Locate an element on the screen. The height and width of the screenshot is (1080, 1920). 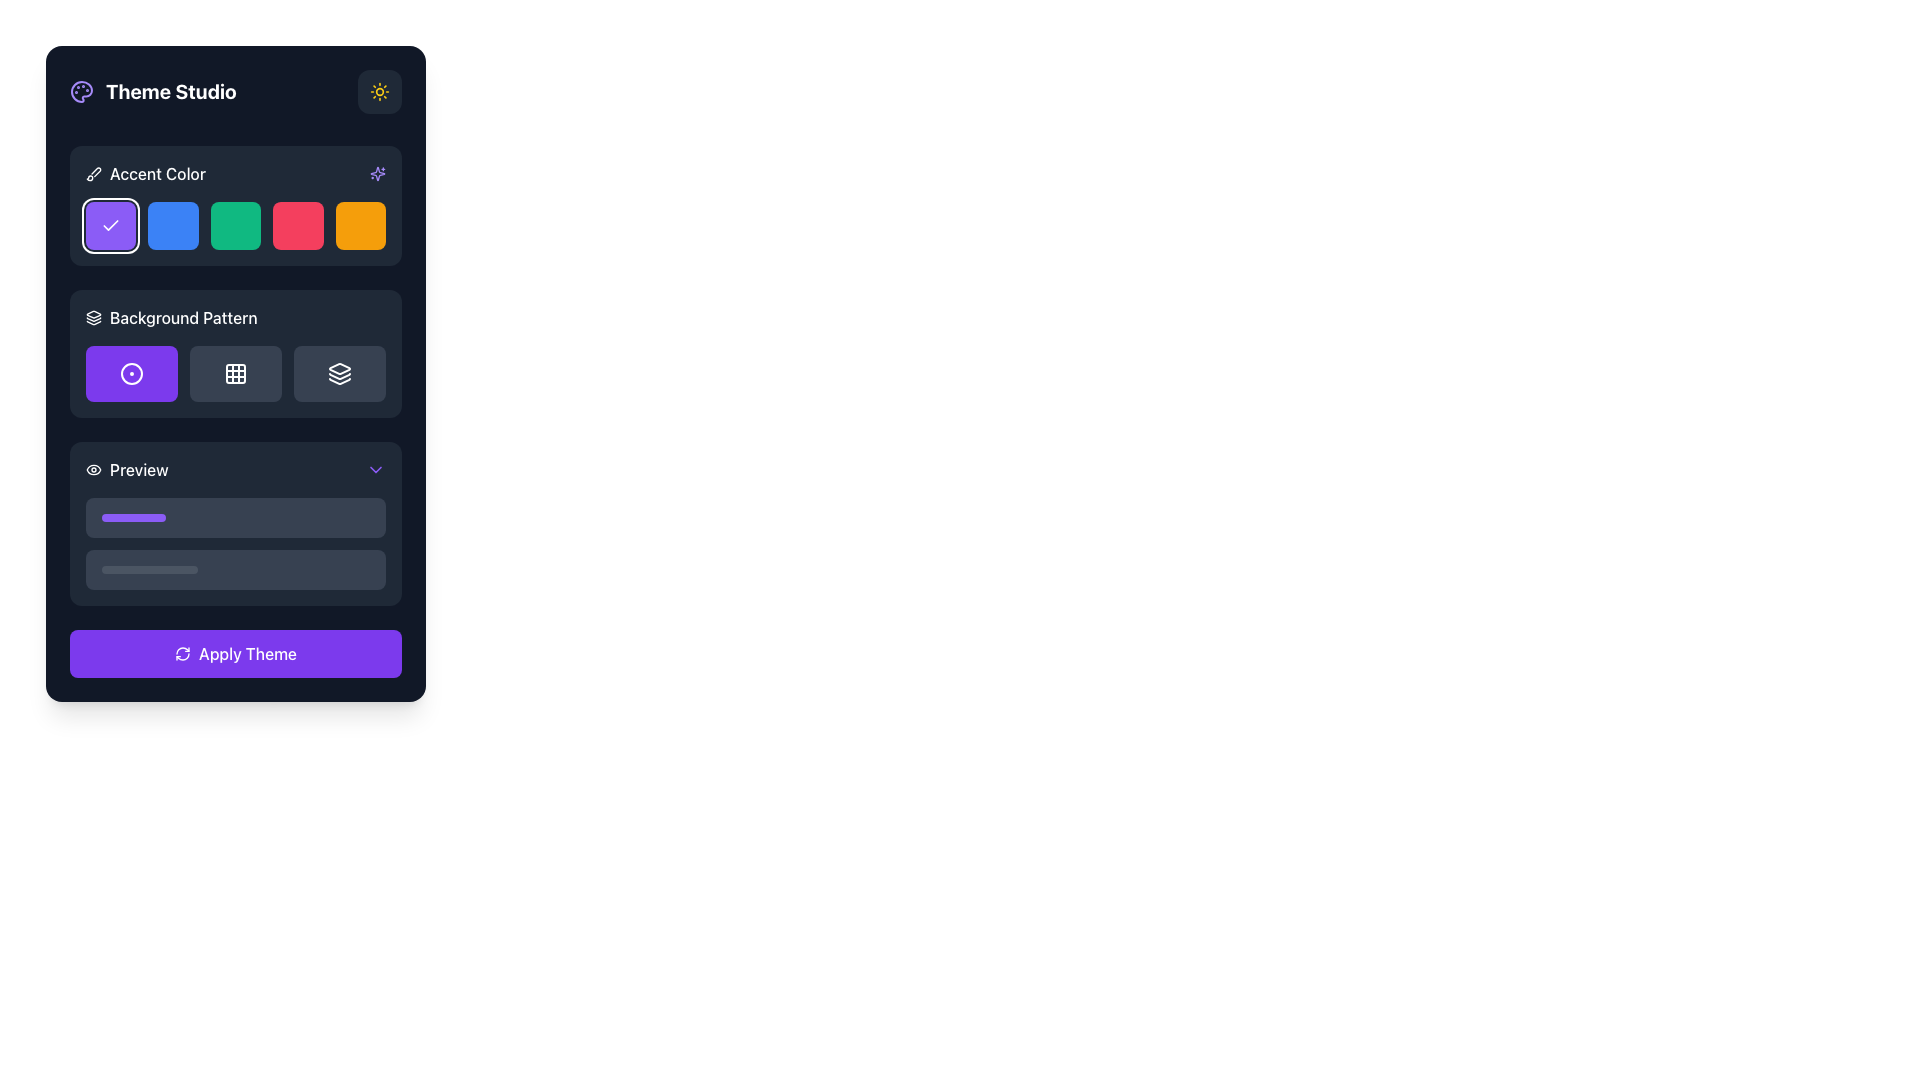
the SVG-based circular border element in the 'Background Pattern' section of the 'Theme Studio' interface, which serves as a decorative component and indicates a selected state is located at coordinates (131, 374).